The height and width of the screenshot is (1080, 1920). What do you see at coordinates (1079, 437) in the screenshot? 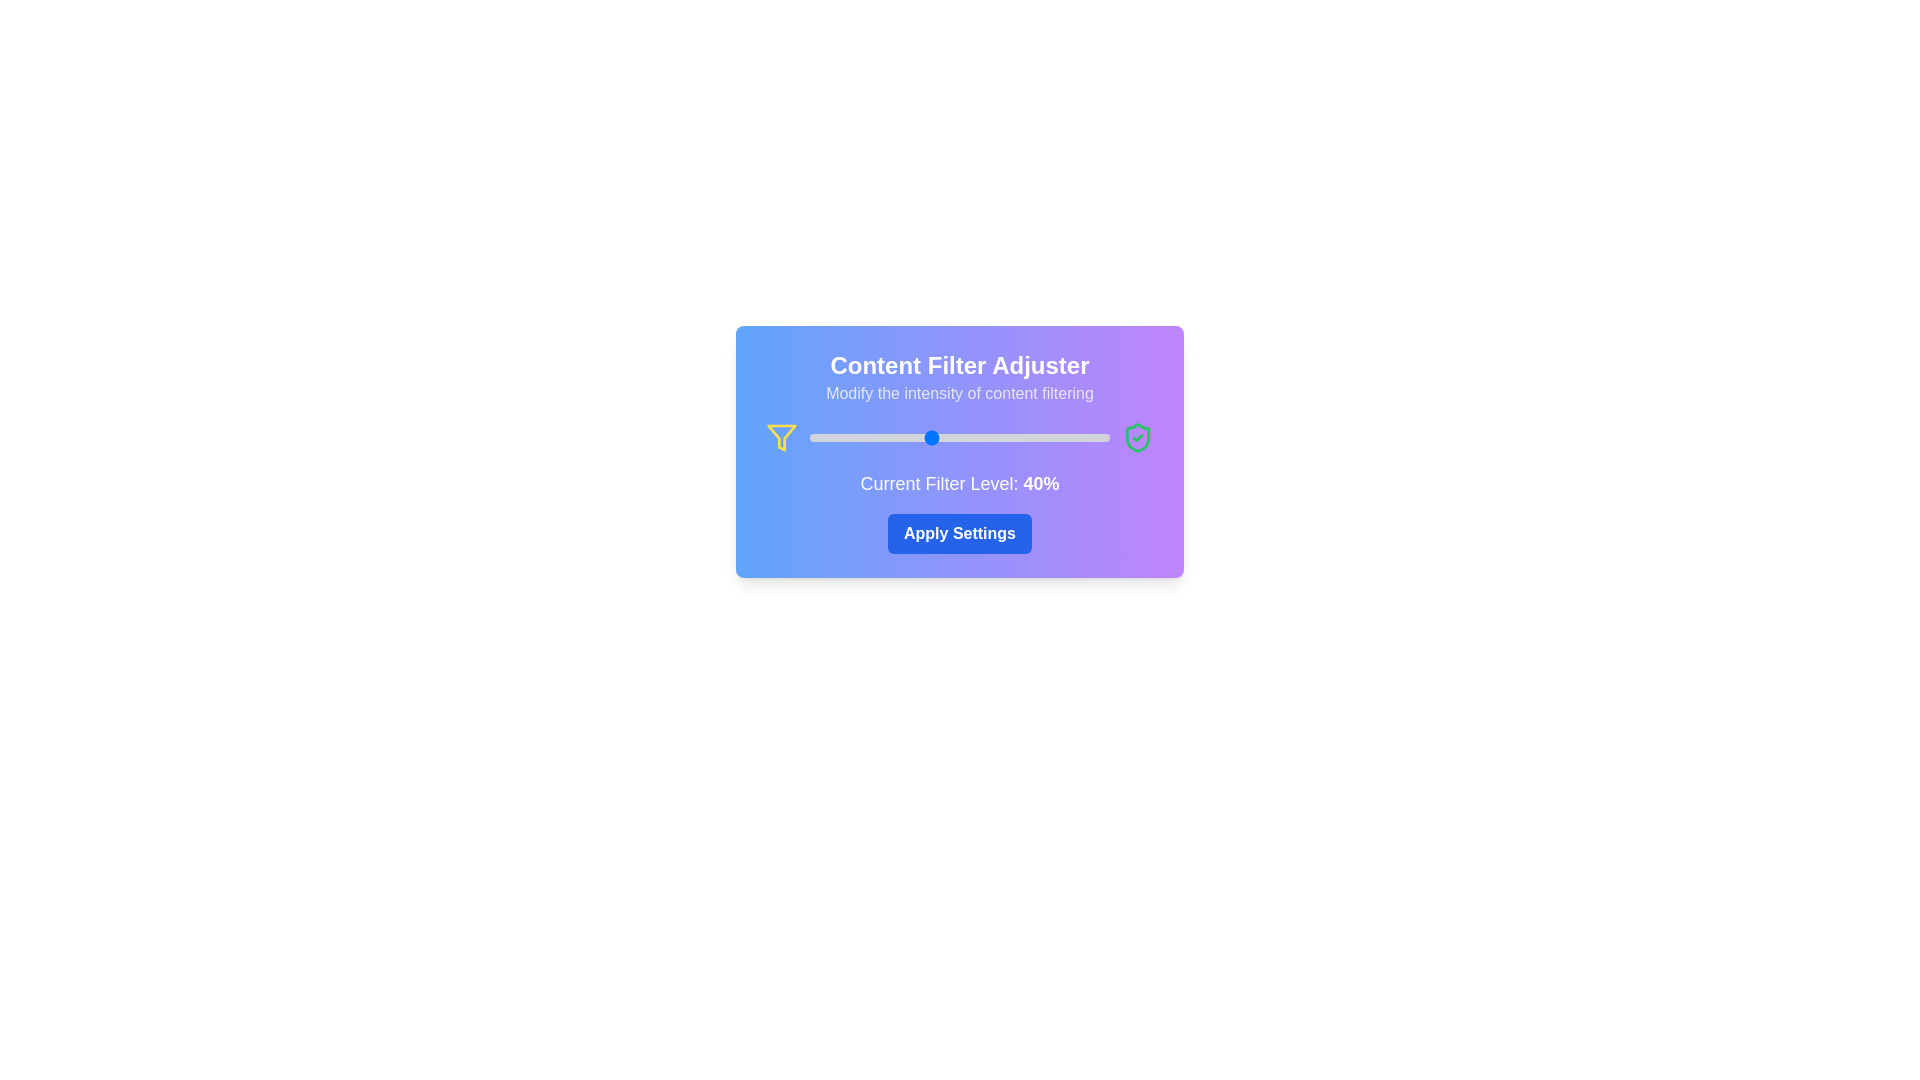
I see `the slider to set the filter level to 90%` at bounding box center [1079, 437].